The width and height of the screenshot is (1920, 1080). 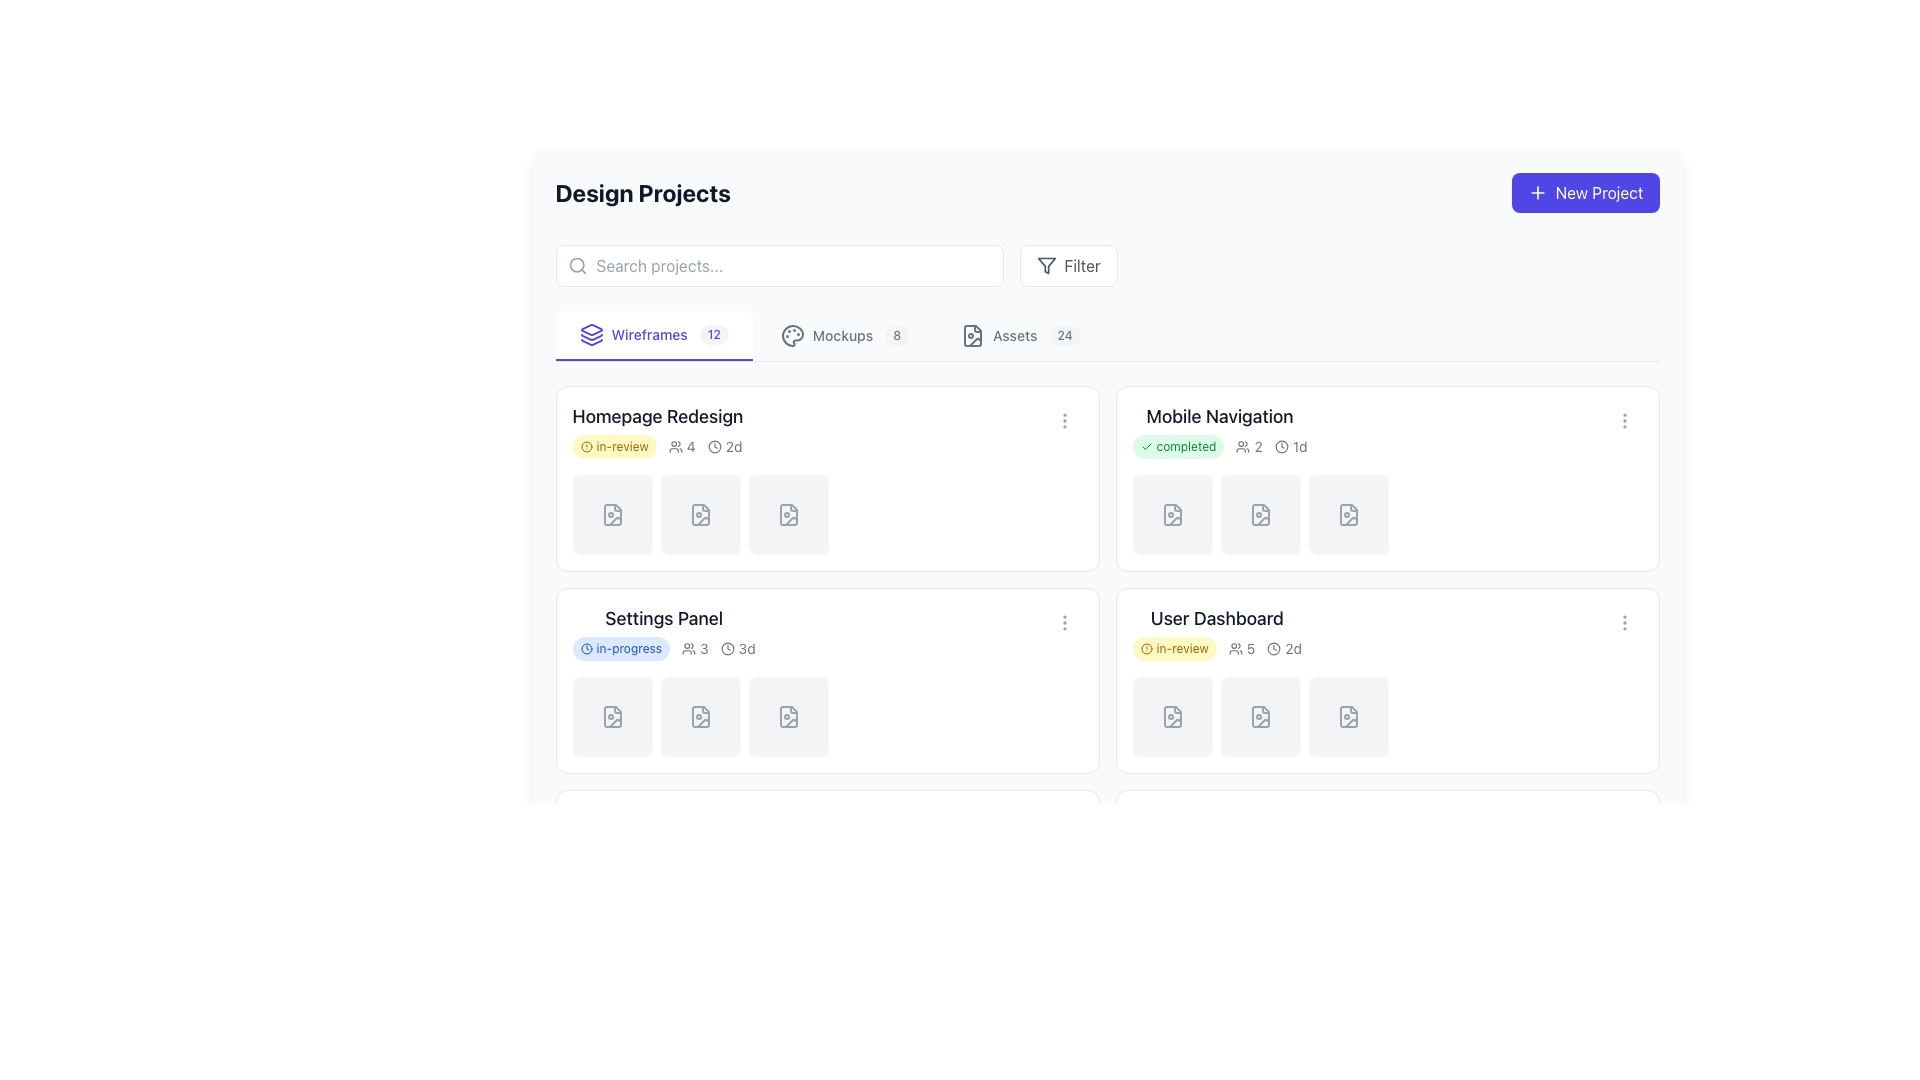 I want to click on the filter button located in the top-right area of the central search and filter bar, so click(x=1106, y=265).